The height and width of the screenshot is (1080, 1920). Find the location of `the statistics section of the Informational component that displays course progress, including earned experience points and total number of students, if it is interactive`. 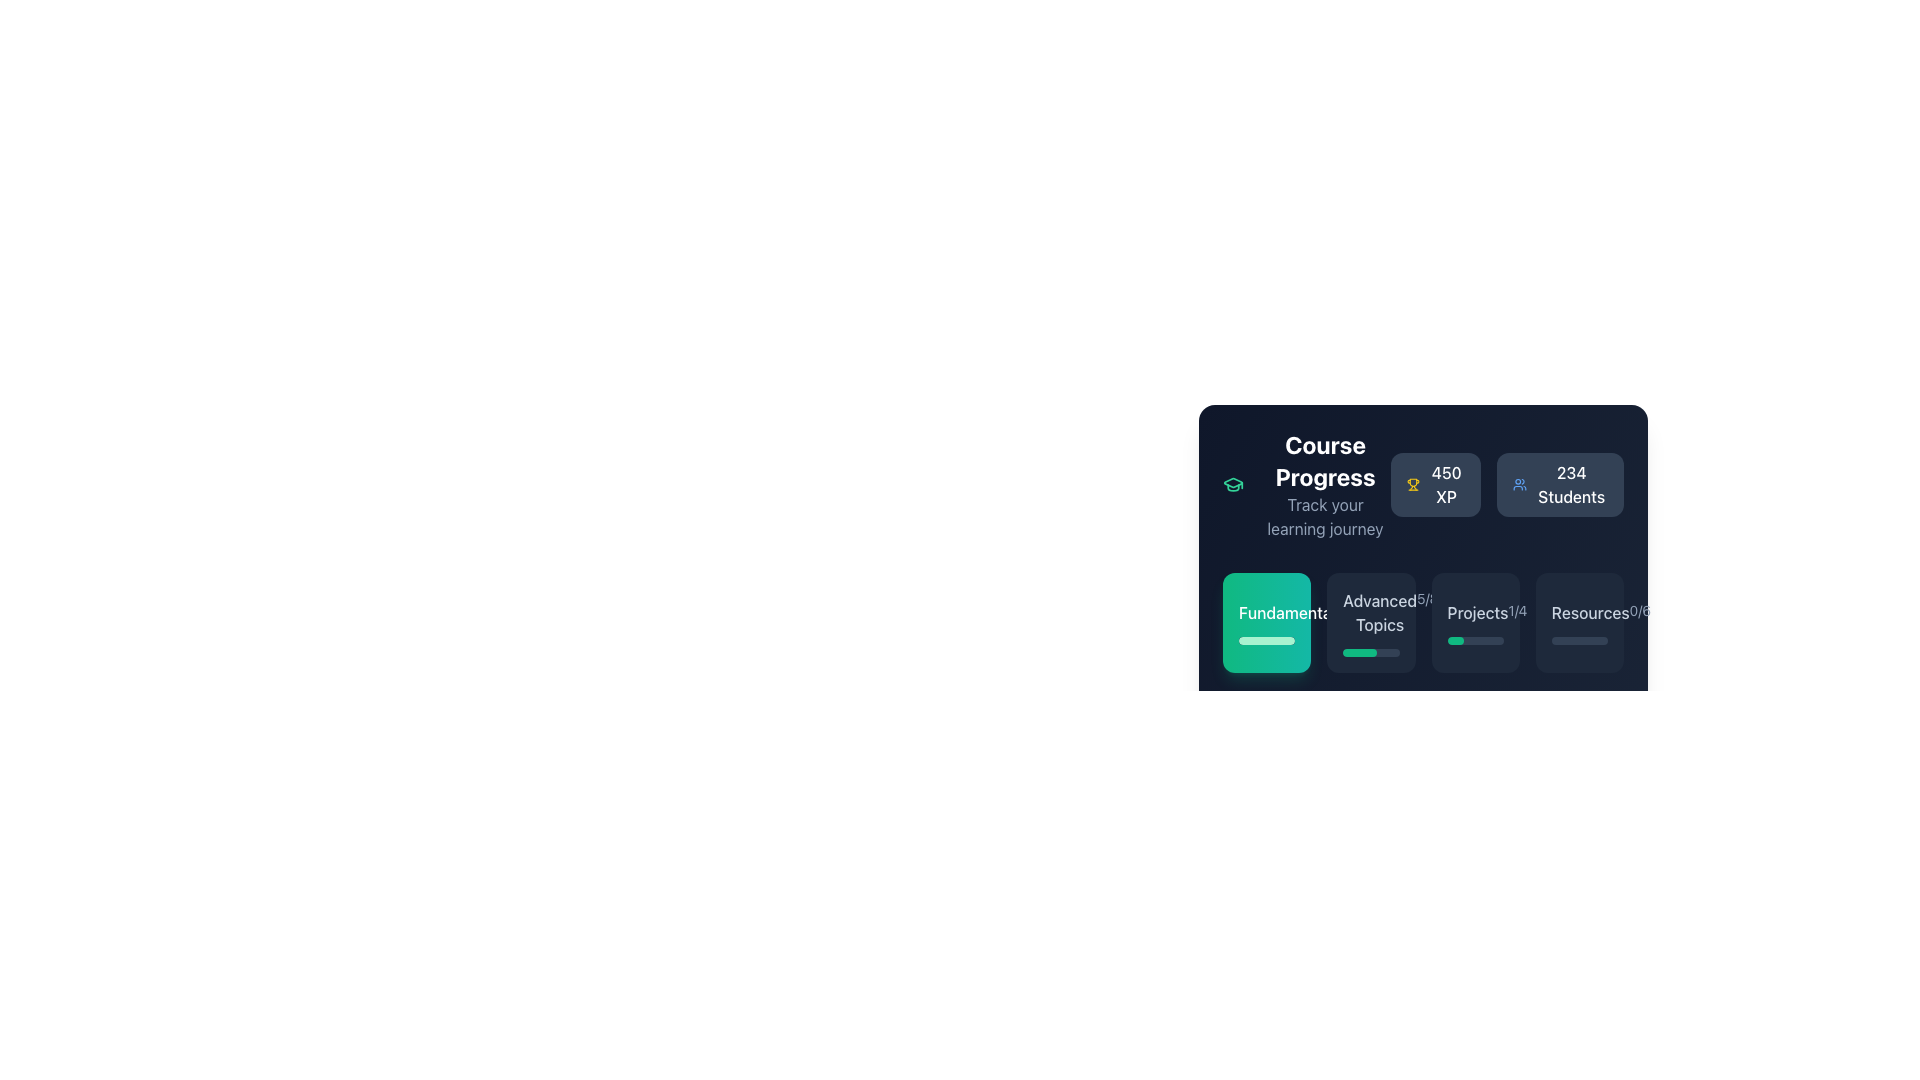

the statistics section of the Informational component that displays course progress, including earned experience points and total number of students, if it is interactive is located at coordinates (1422, 485).